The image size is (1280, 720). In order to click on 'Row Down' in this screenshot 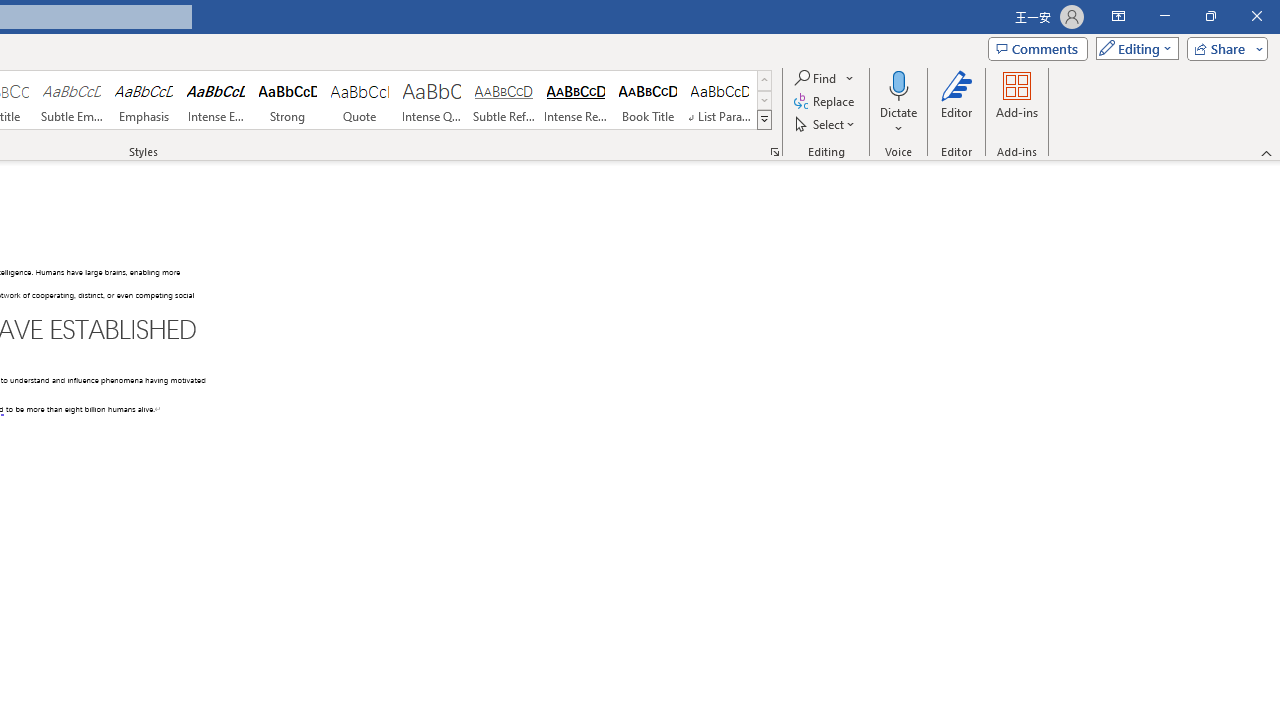, I will do `click(763, 100)`.